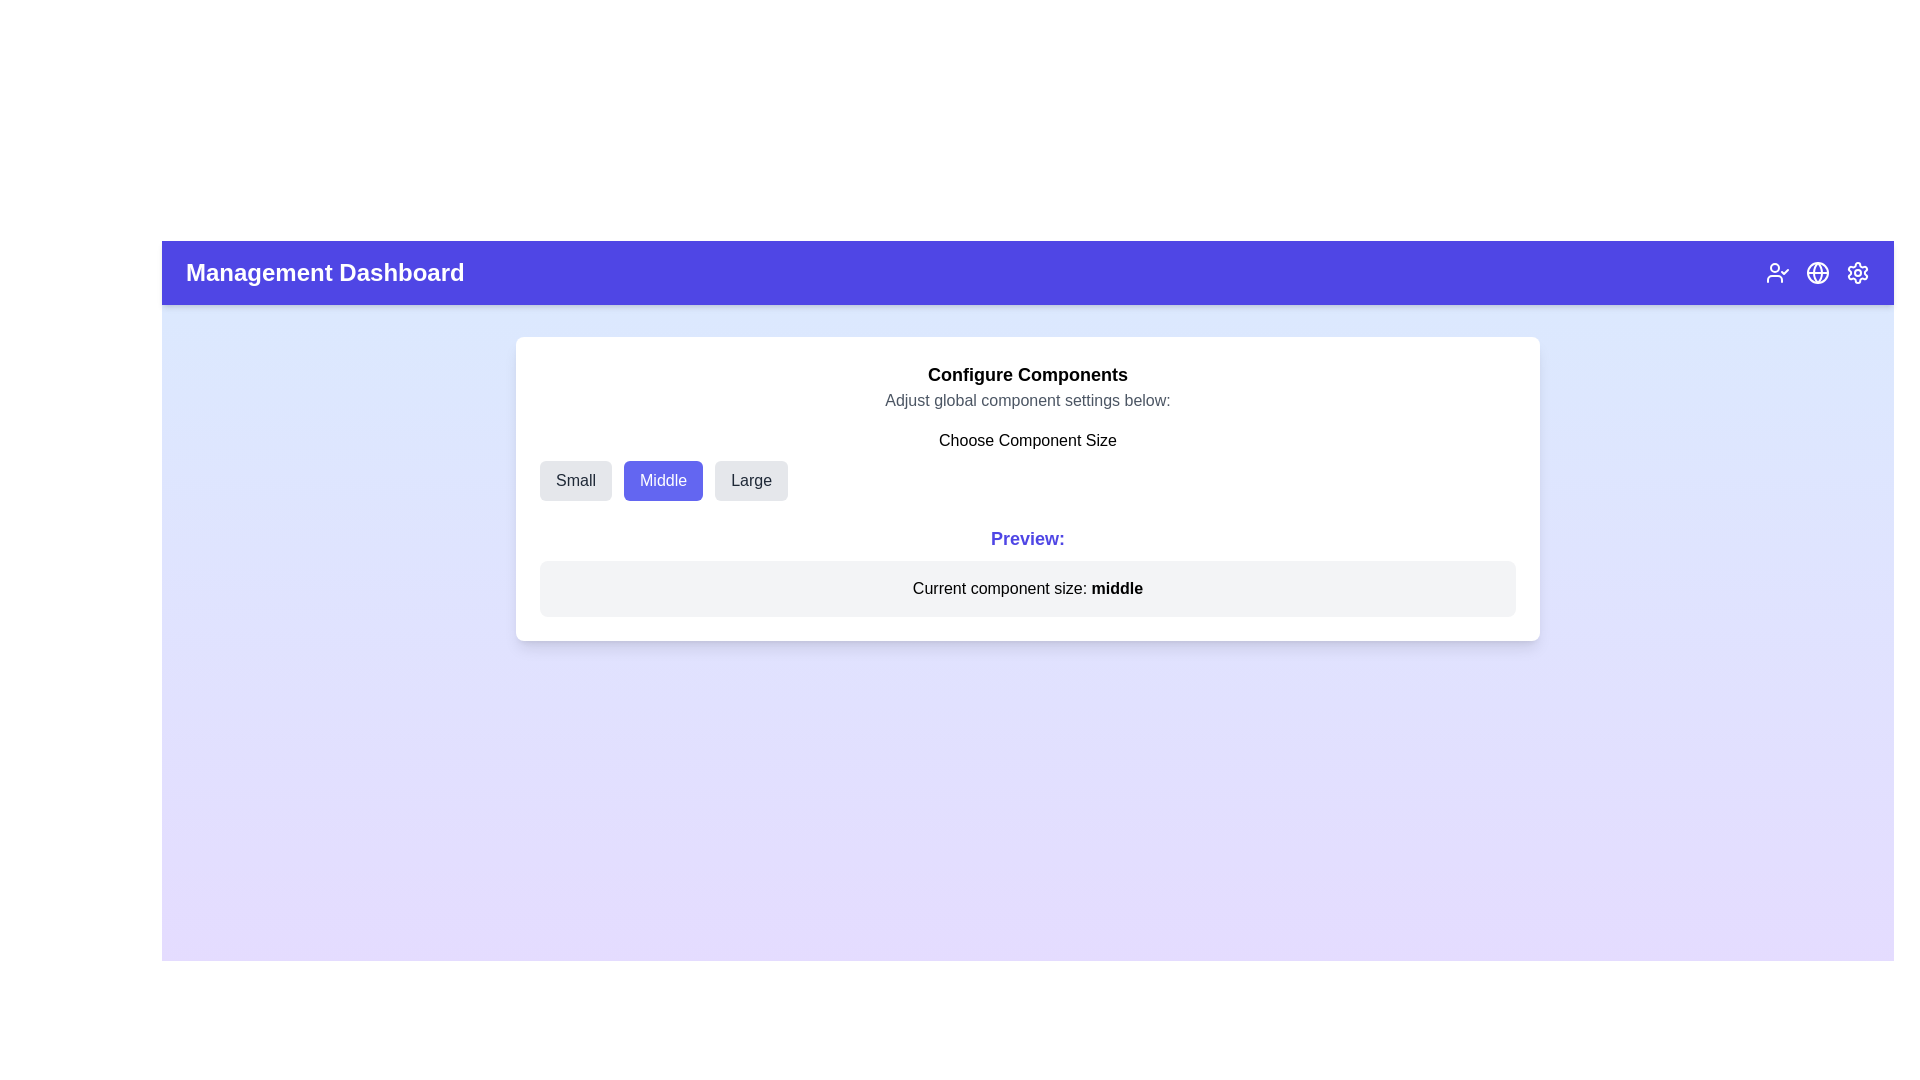  I want to click on the user account/profile icon in the top-right corner of the navigation bar, so click(1777, 273).